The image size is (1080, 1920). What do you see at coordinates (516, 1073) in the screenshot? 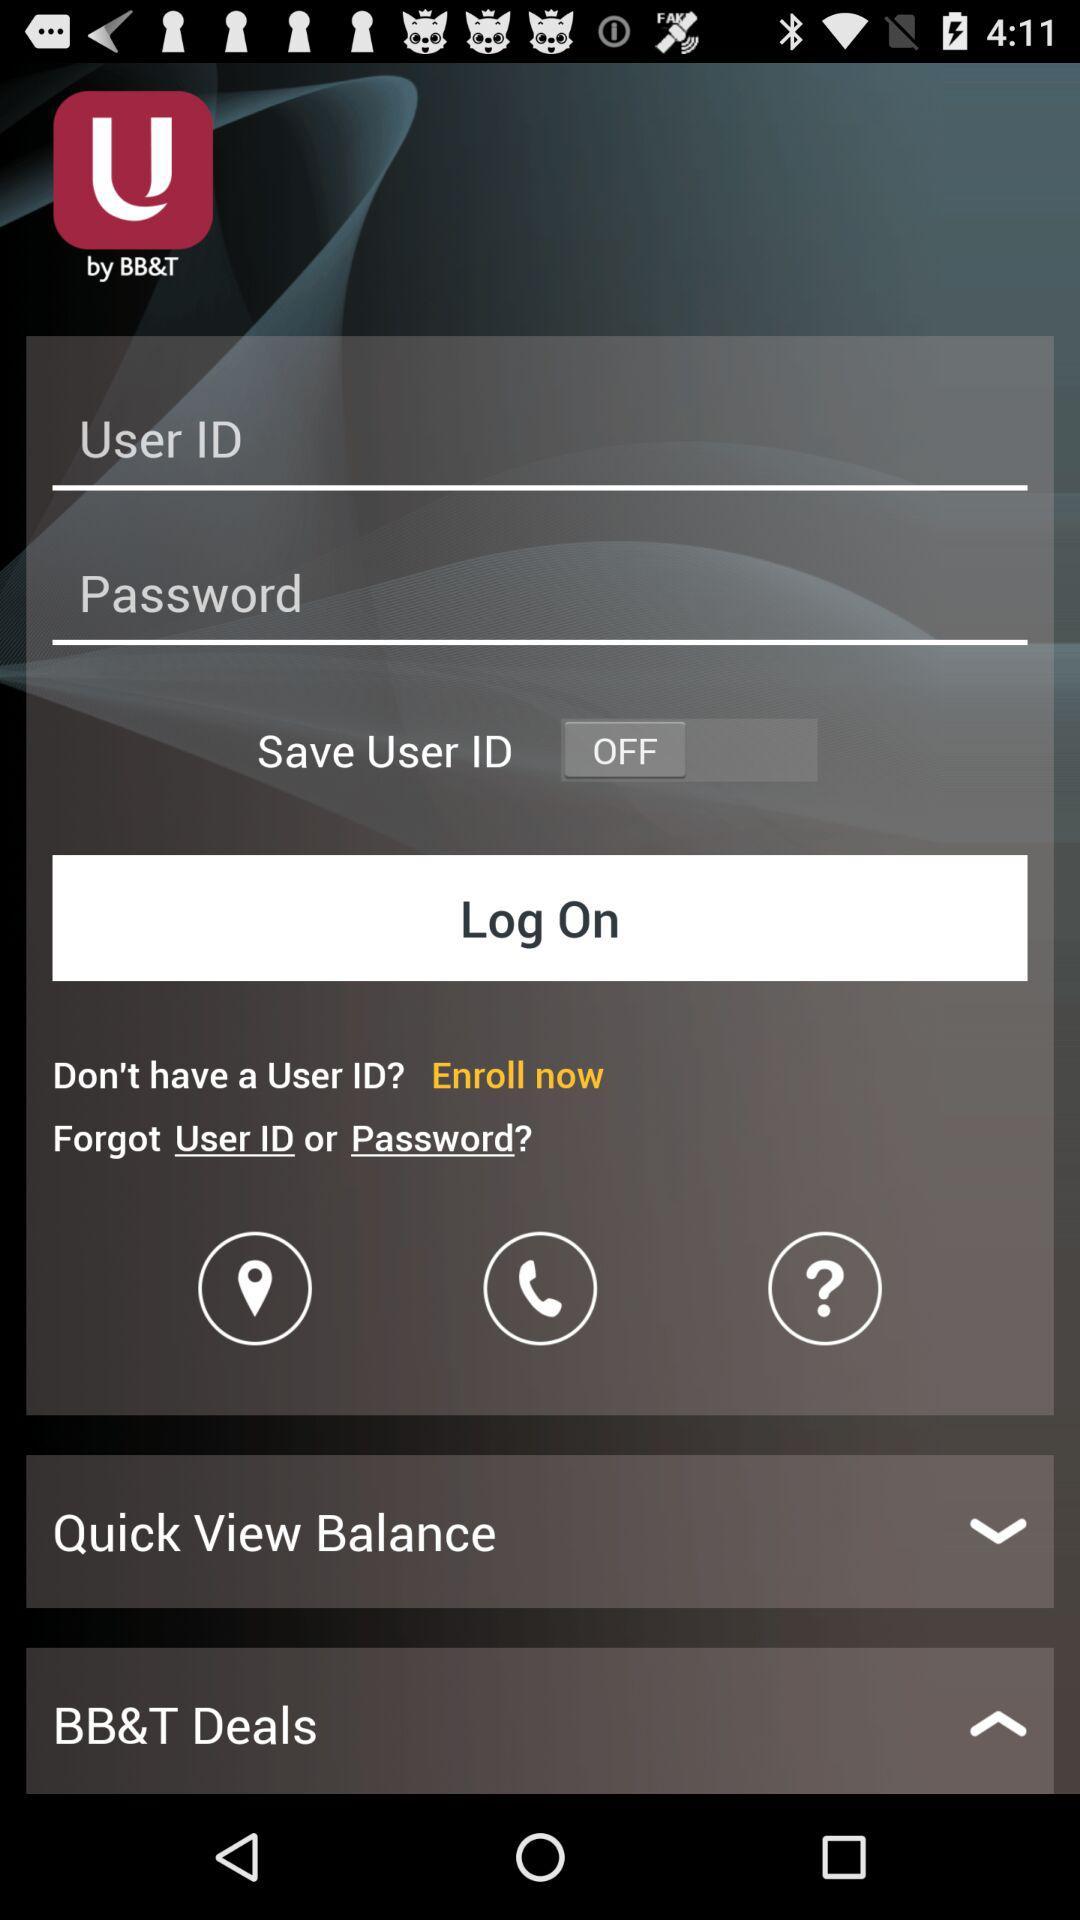
I see `the icon above password? icon` at bounding box center [516, 1073].